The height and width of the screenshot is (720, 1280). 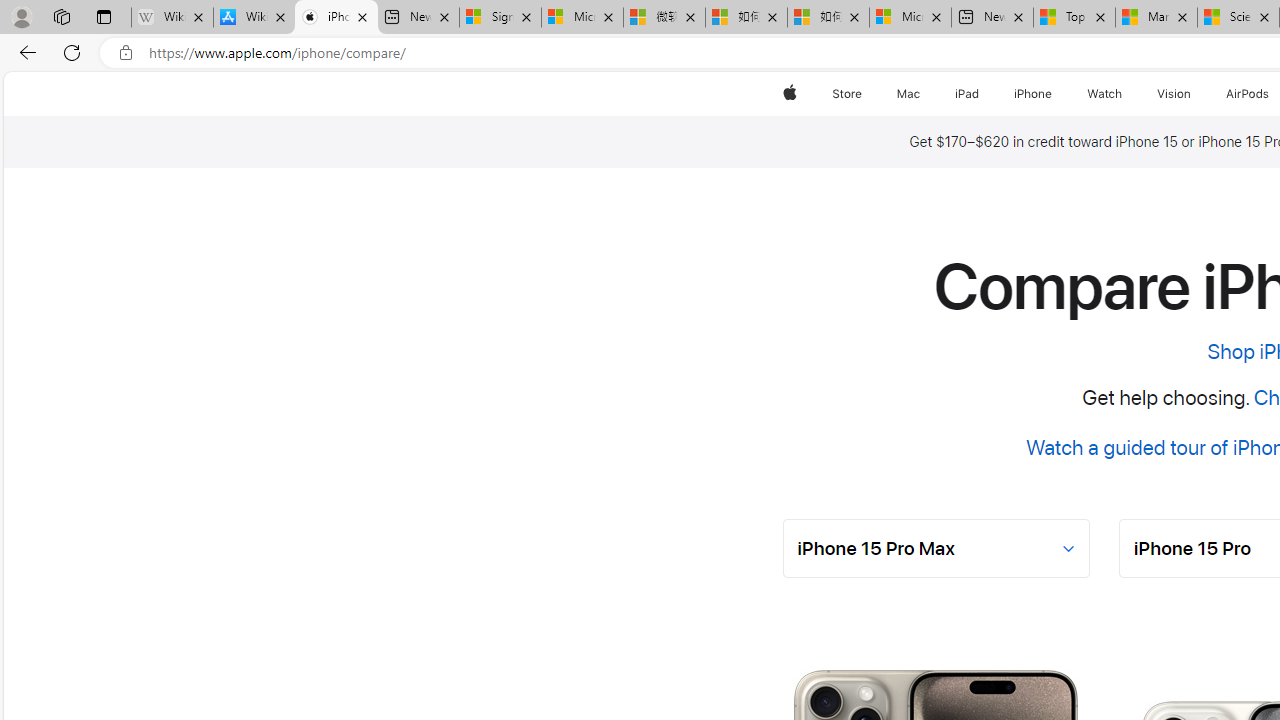 What do you see at coordinates (921, 93) in the screenshot?
I see `'Mac menu'` at bounding box center [921, 93].